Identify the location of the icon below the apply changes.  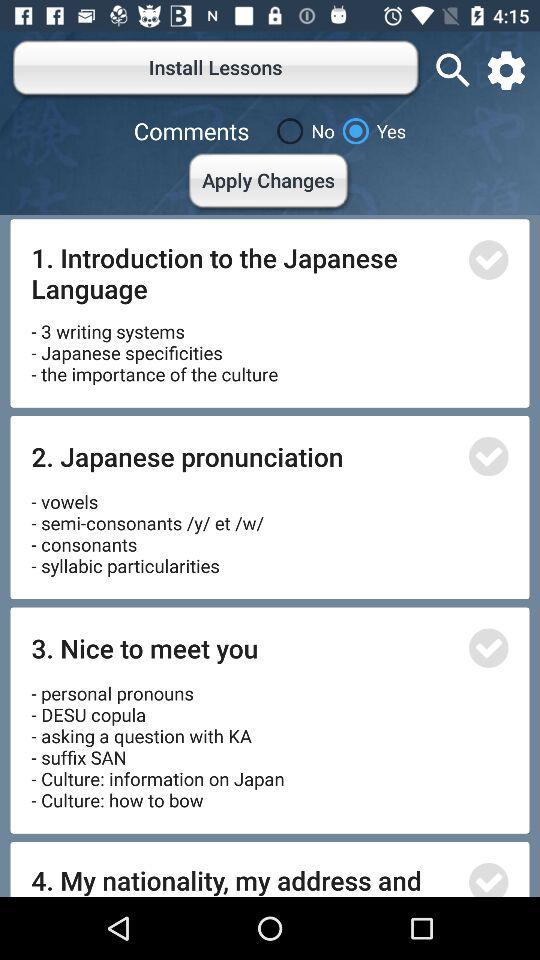
(243, 272).